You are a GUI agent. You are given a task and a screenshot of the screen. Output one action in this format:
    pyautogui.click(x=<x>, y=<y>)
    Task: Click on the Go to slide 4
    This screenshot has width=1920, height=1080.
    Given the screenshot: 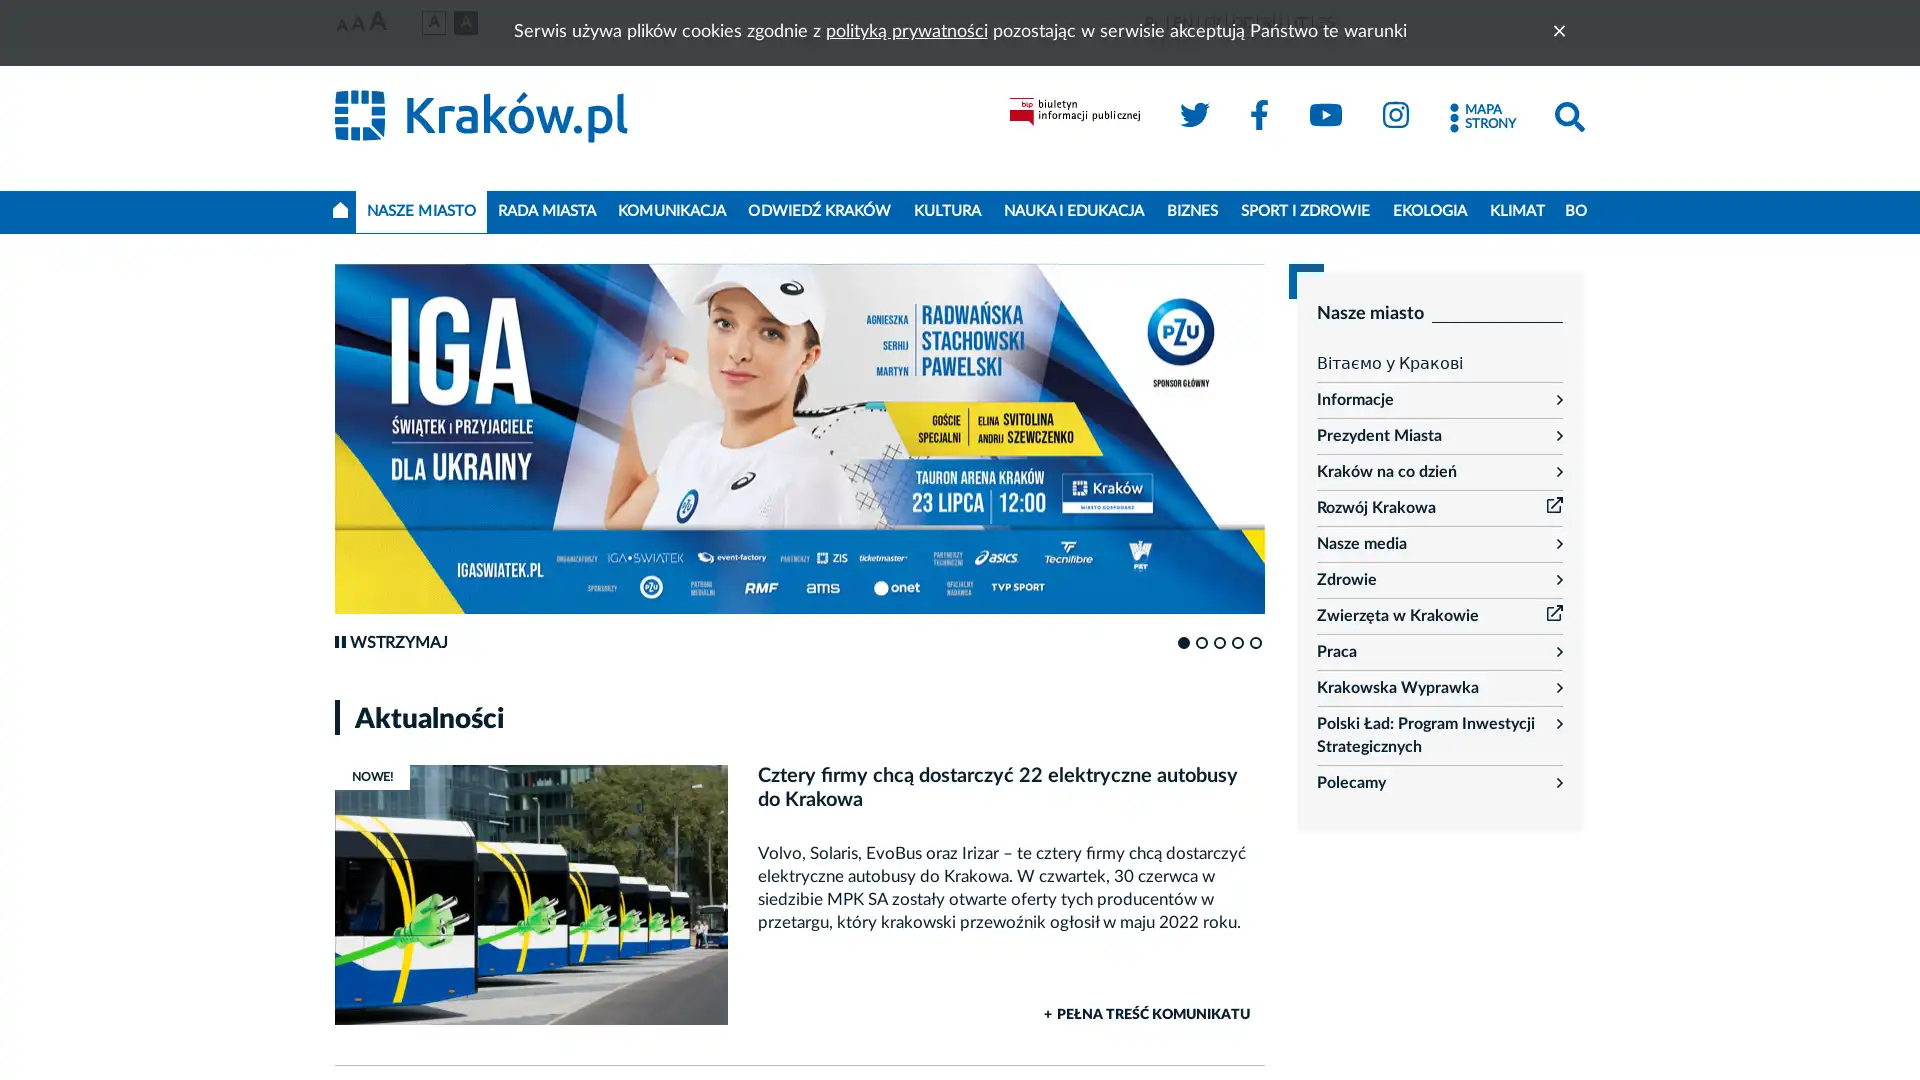 What is the action you would take?
    pyautogui.click(x=1237, y=643)
    